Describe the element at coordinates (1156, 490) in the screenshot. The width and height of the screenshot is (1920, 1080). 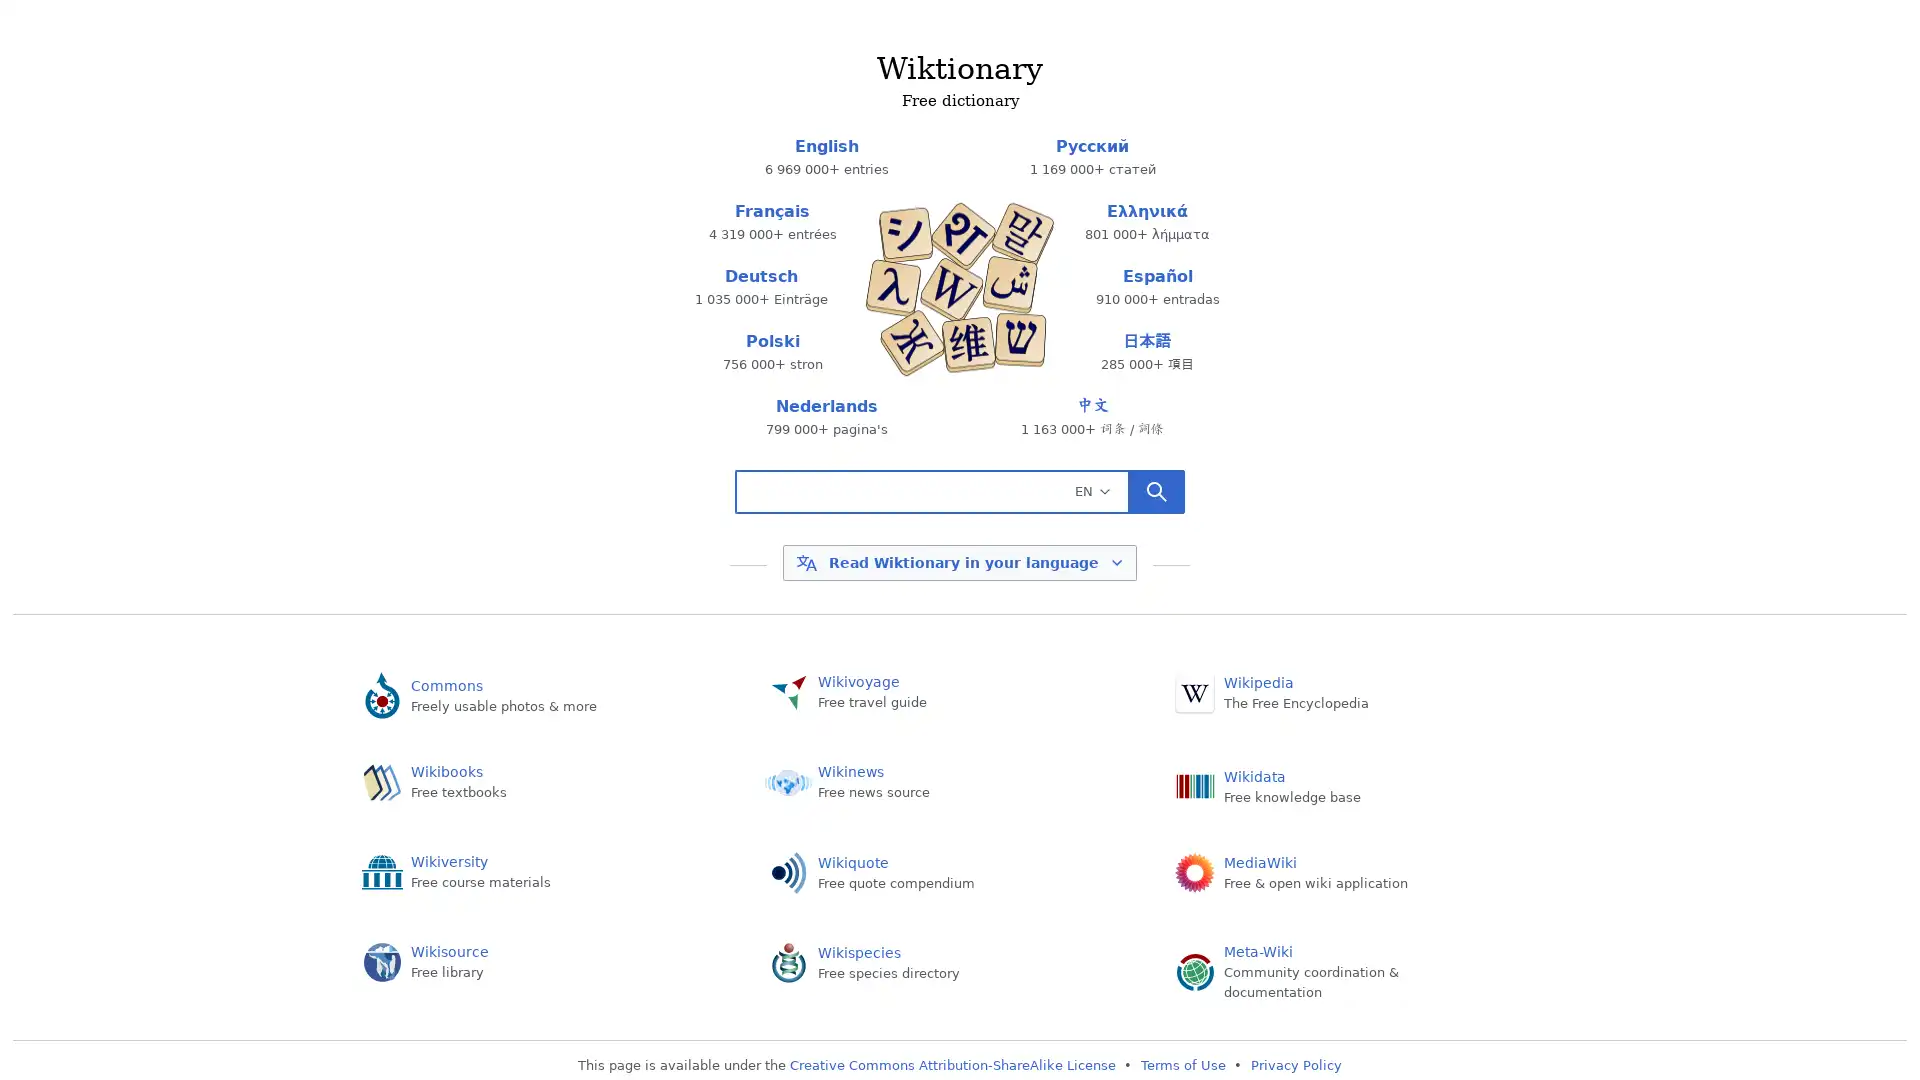
I see `Search` at that location.